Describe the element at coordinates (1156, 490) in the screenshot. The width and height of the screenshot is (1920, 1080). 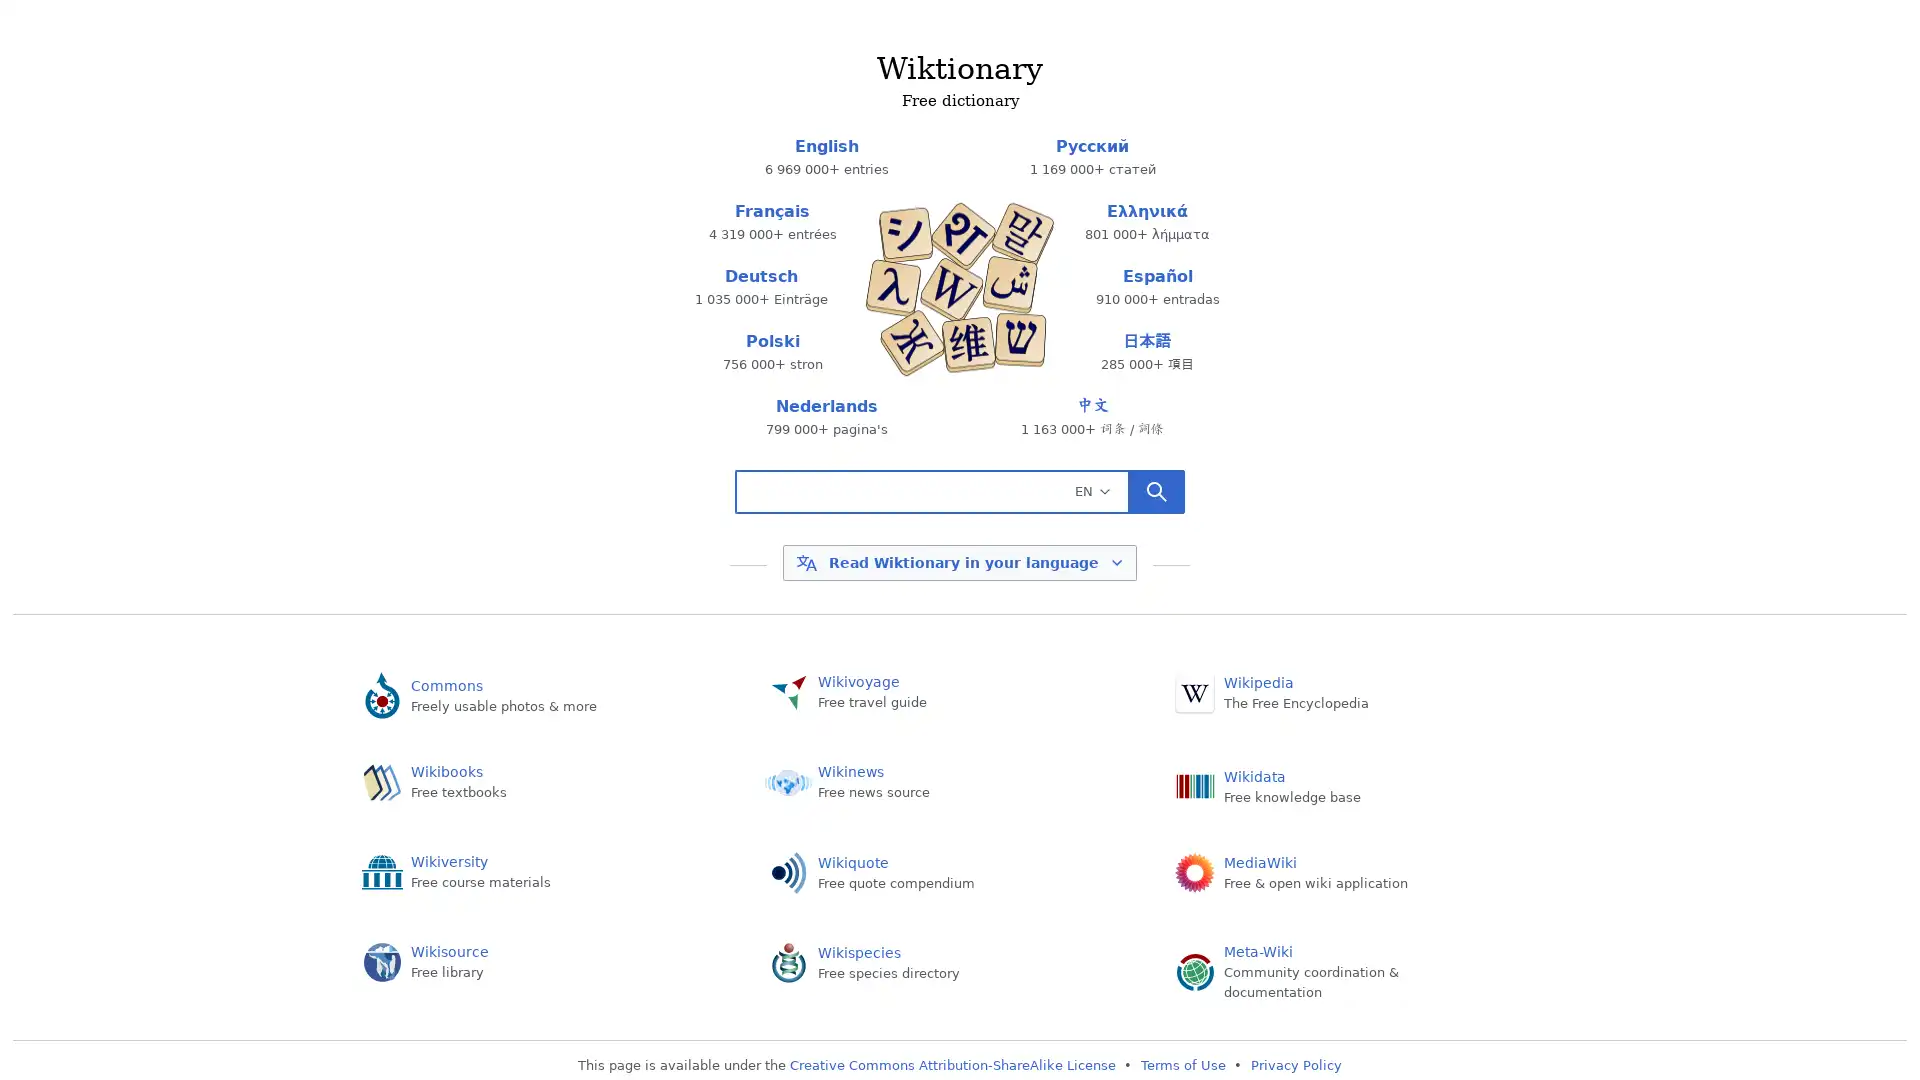
I see `Search` at that location.